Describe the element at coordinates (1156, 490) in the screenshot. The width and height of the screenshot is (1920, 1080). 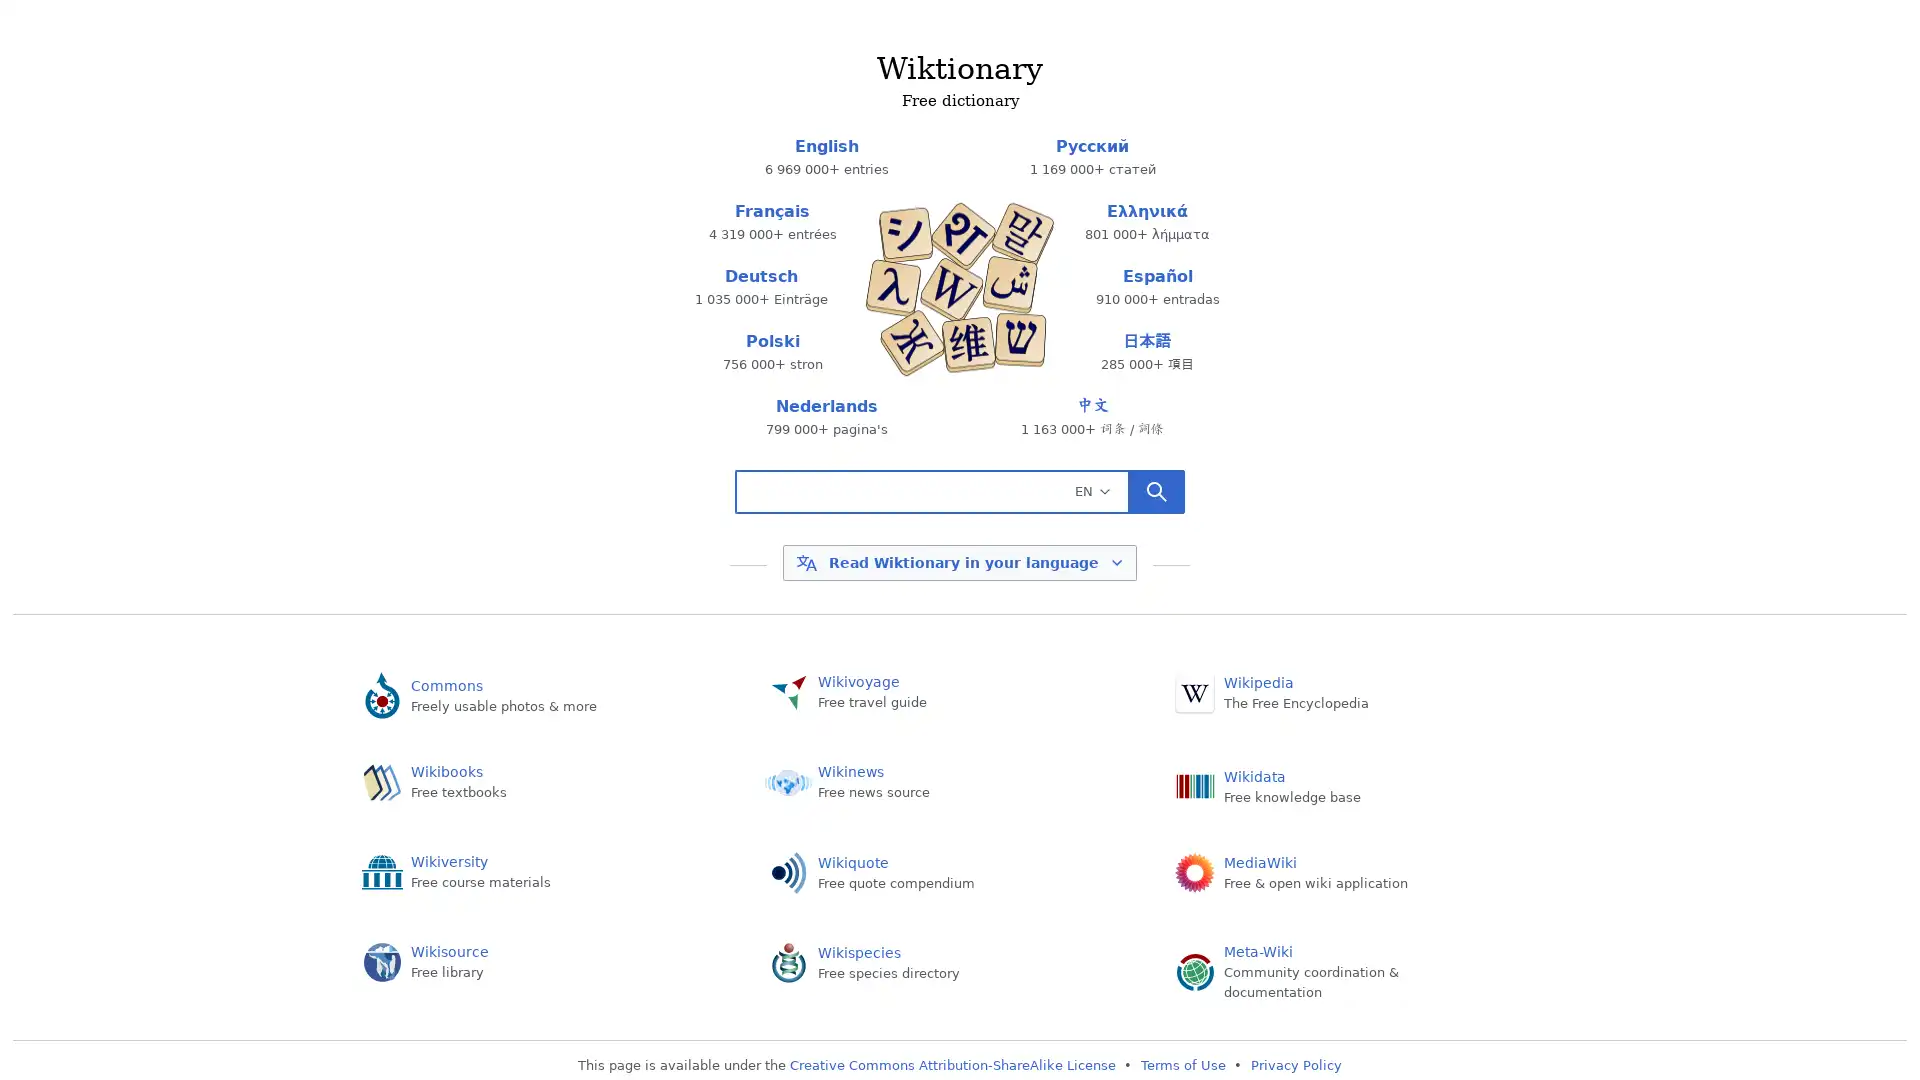
I see `Search` at that location.